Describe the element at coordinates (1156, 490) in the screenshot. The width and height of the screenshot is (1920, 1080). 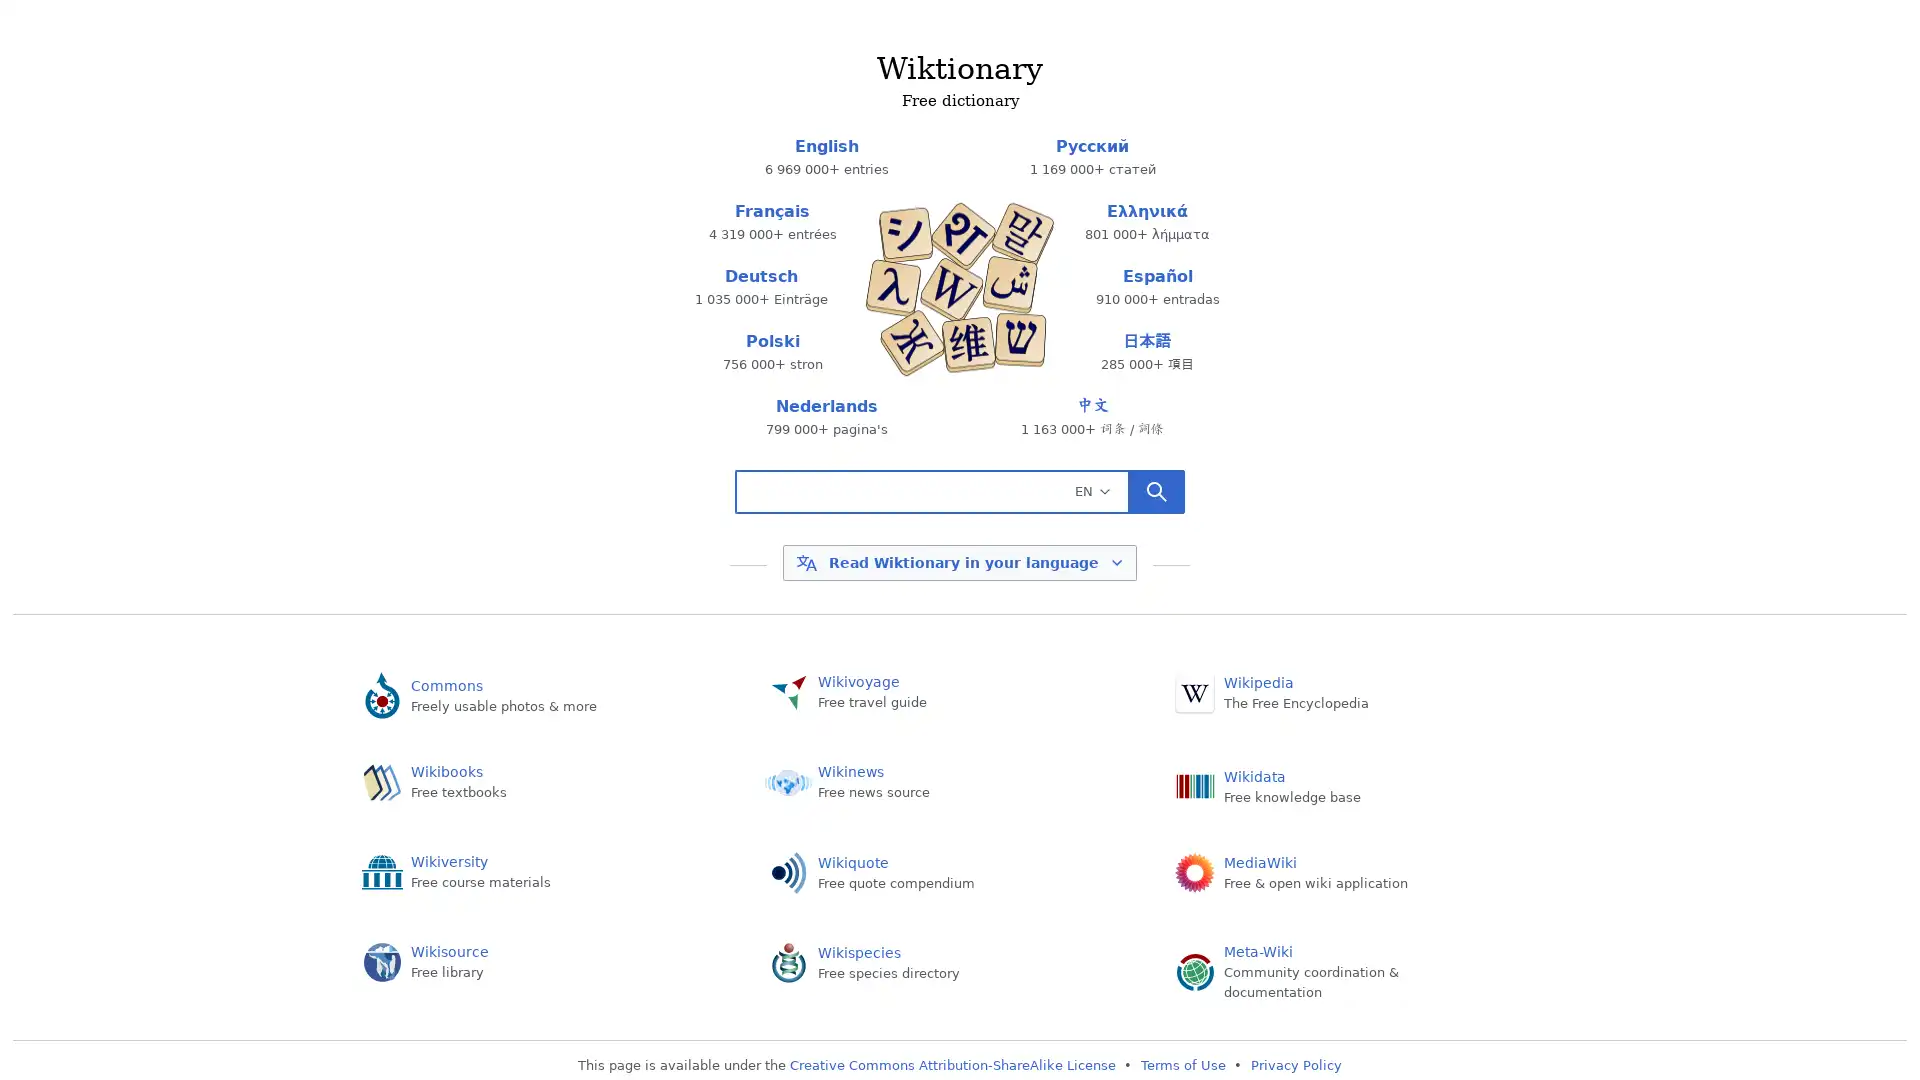
I see `Search` at that location.